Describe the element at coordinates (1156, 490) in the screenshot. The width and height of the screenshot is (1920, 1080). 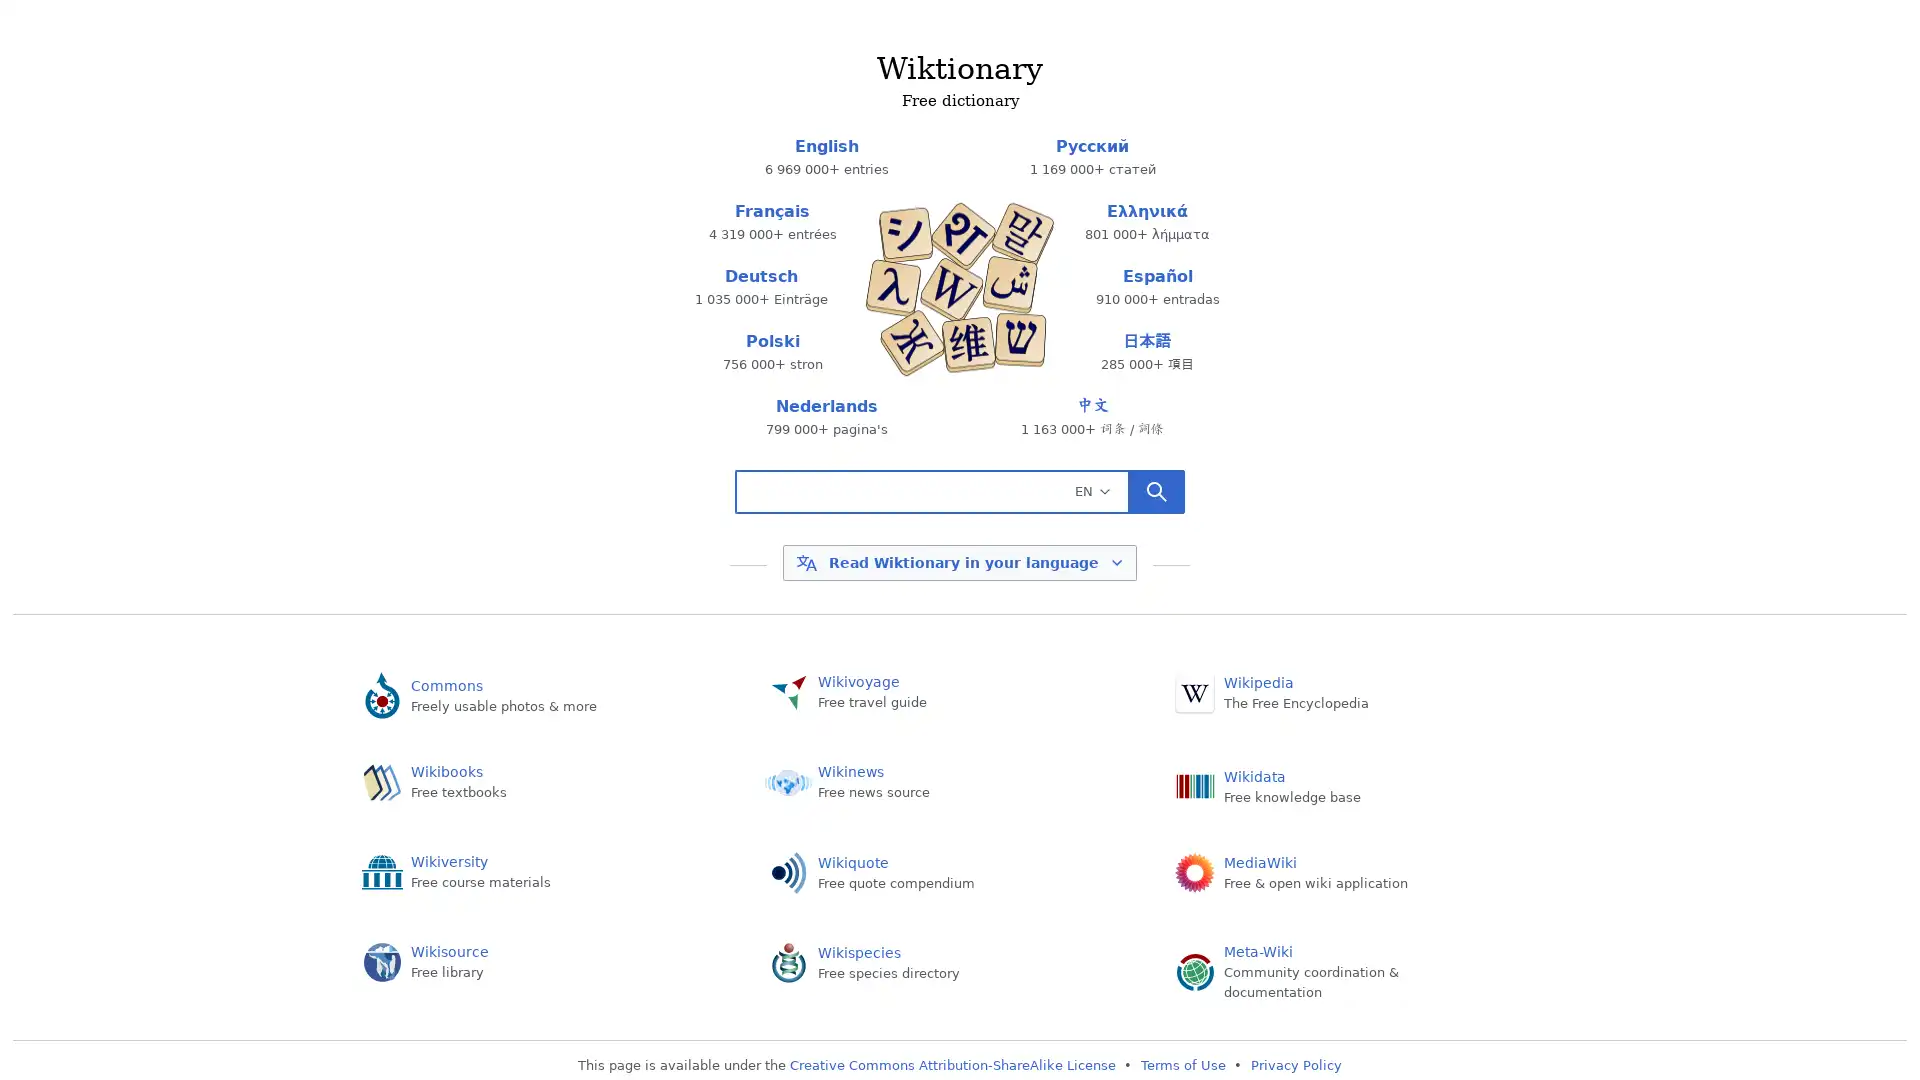
I see `Search` at that location.